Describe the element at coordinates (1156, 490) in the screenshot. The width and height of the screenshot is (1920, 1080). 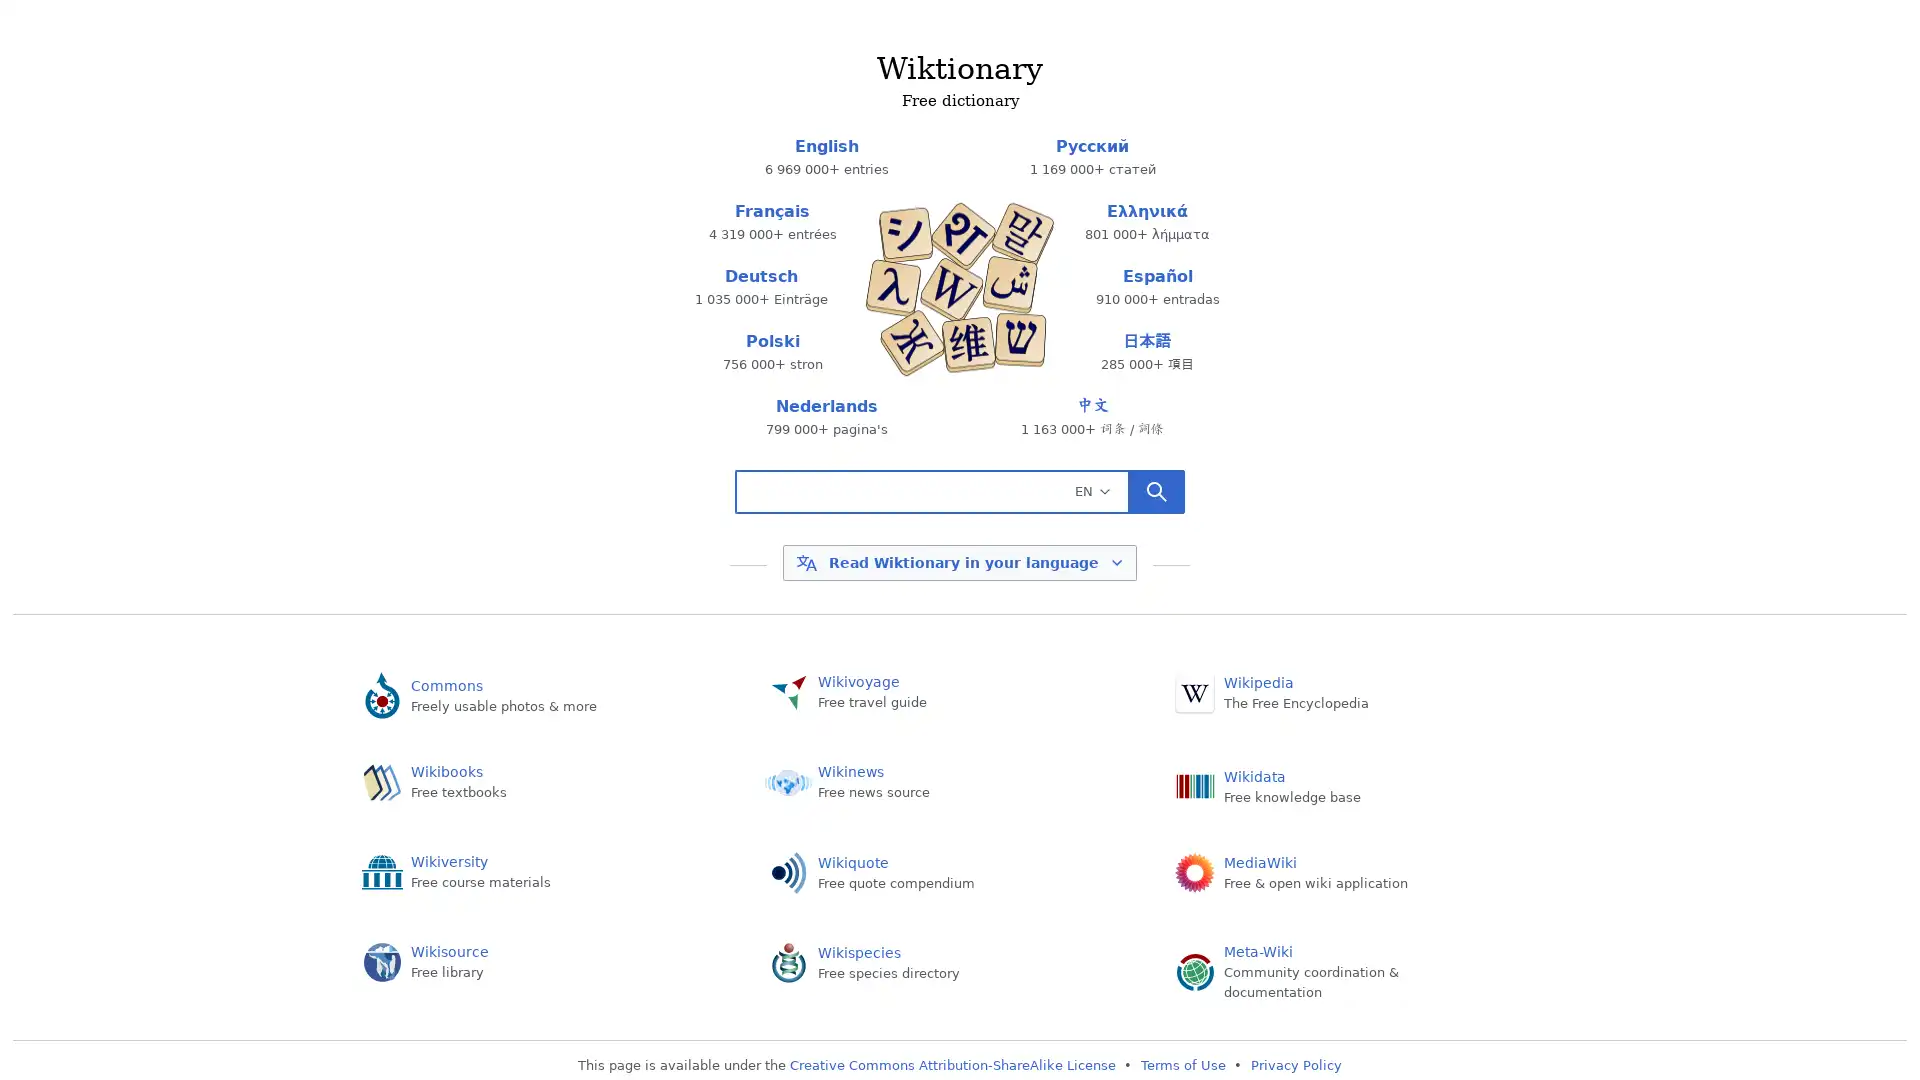
I see `Search` at that location.